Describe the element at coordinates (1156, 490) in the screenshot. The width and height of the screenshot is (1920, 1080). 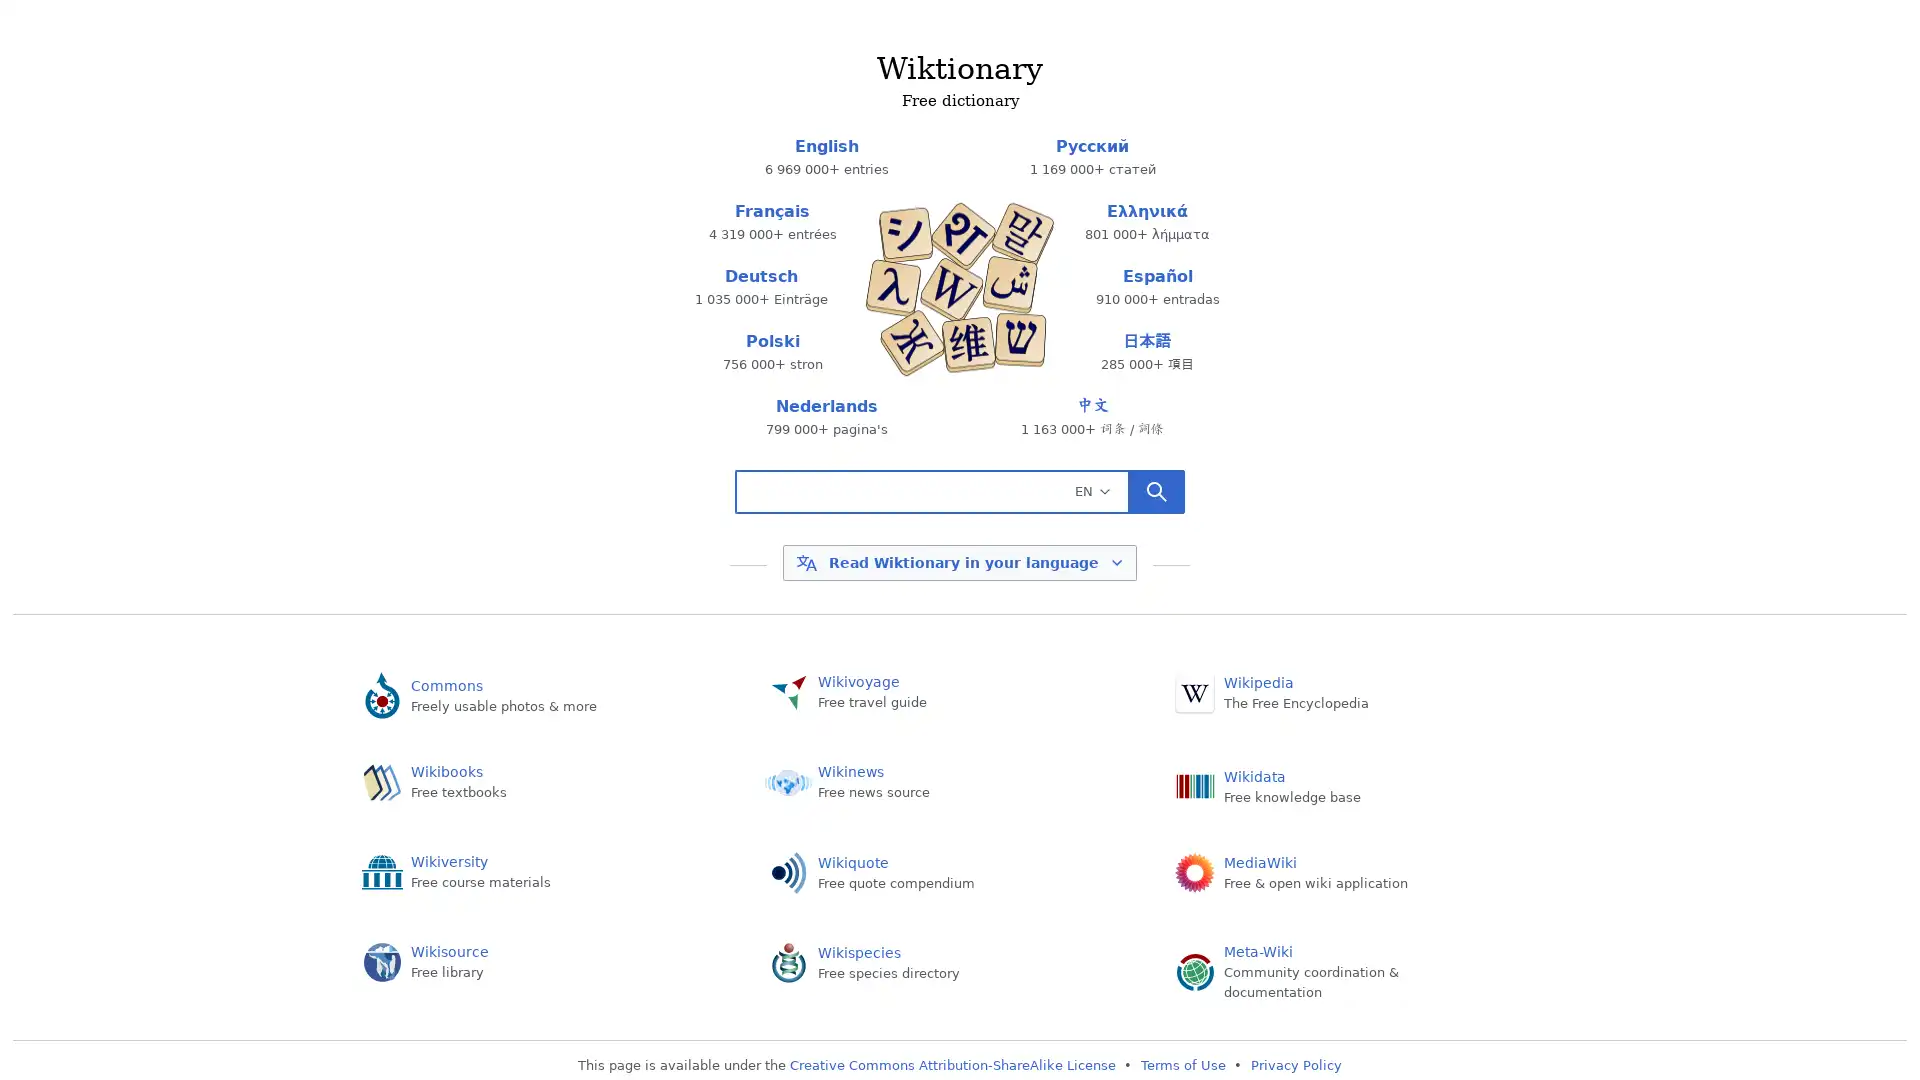
I see `Search` at that location.